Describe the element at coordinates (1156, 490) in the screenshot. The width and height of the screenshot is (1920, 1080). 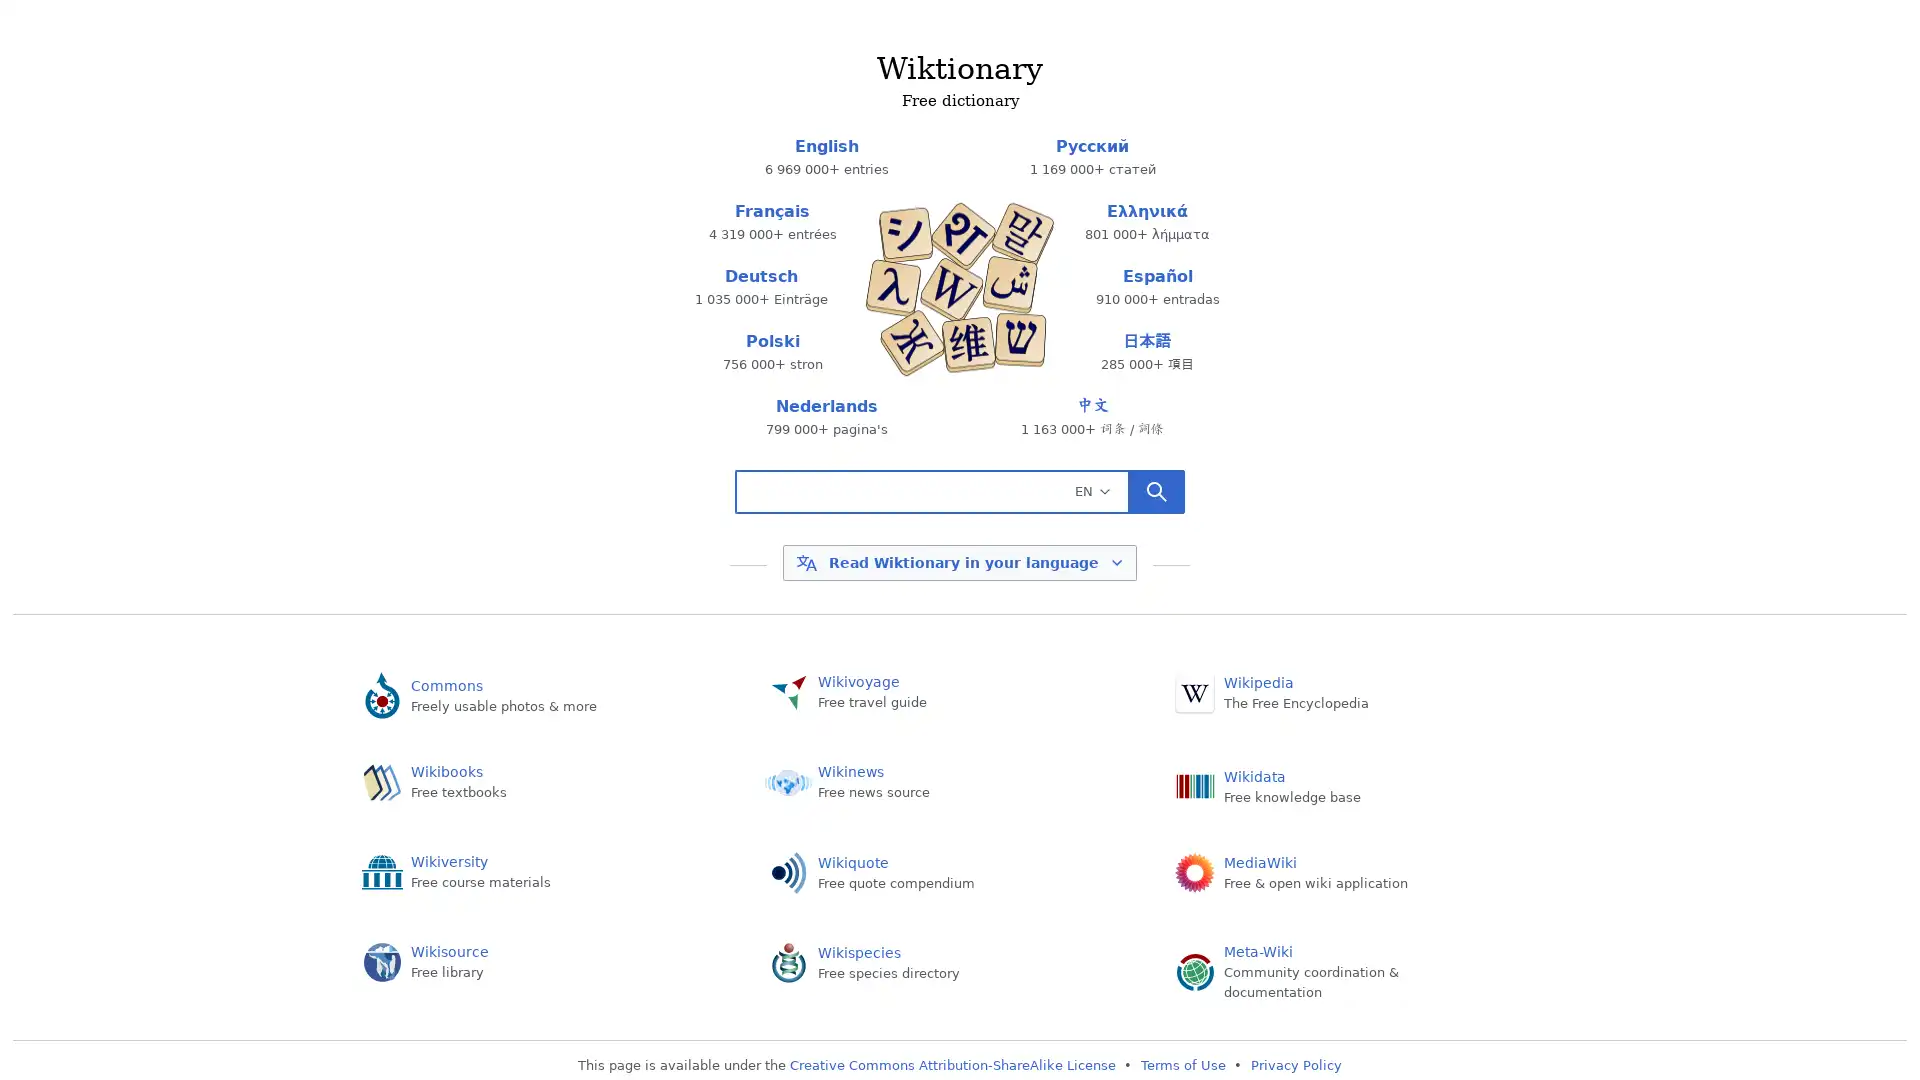
I see `Search` at that location.